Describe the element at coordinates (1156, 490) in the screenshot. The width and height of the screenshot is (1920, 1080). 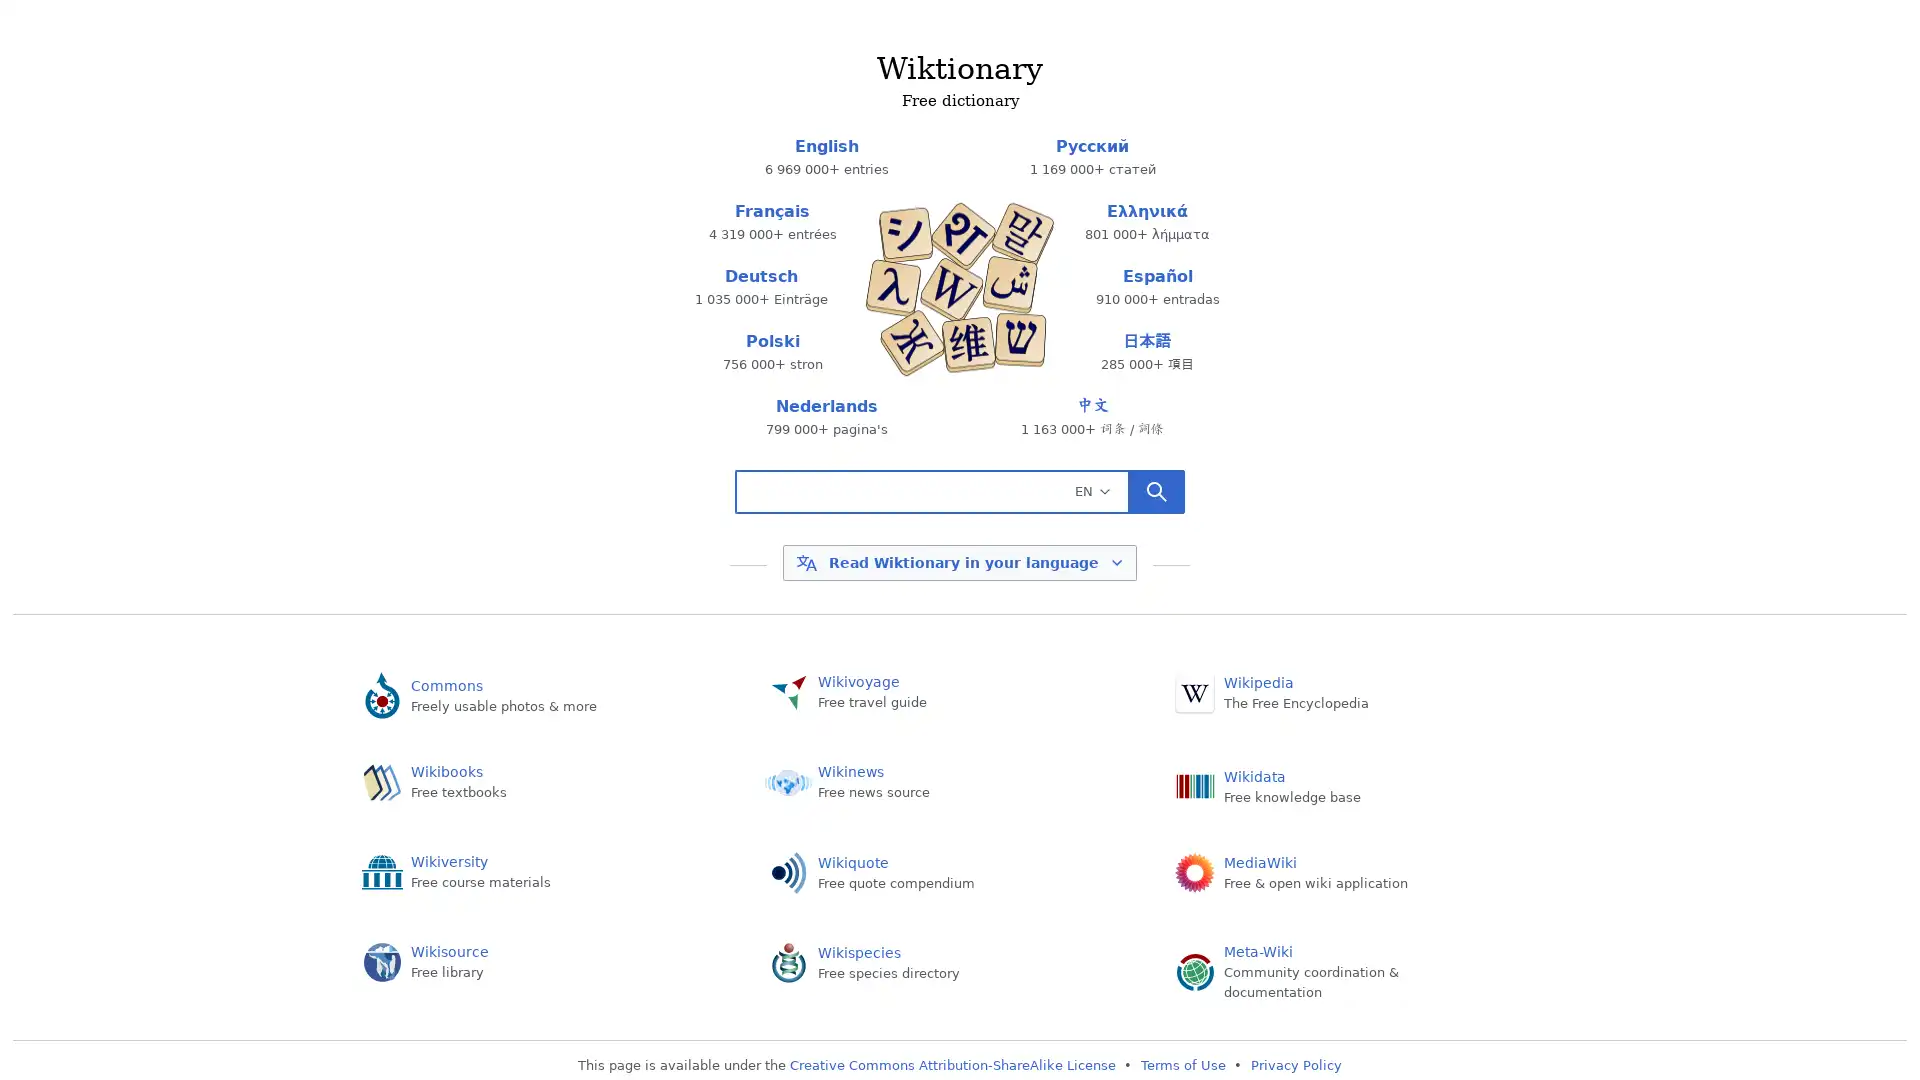
I see `Search` at that location.